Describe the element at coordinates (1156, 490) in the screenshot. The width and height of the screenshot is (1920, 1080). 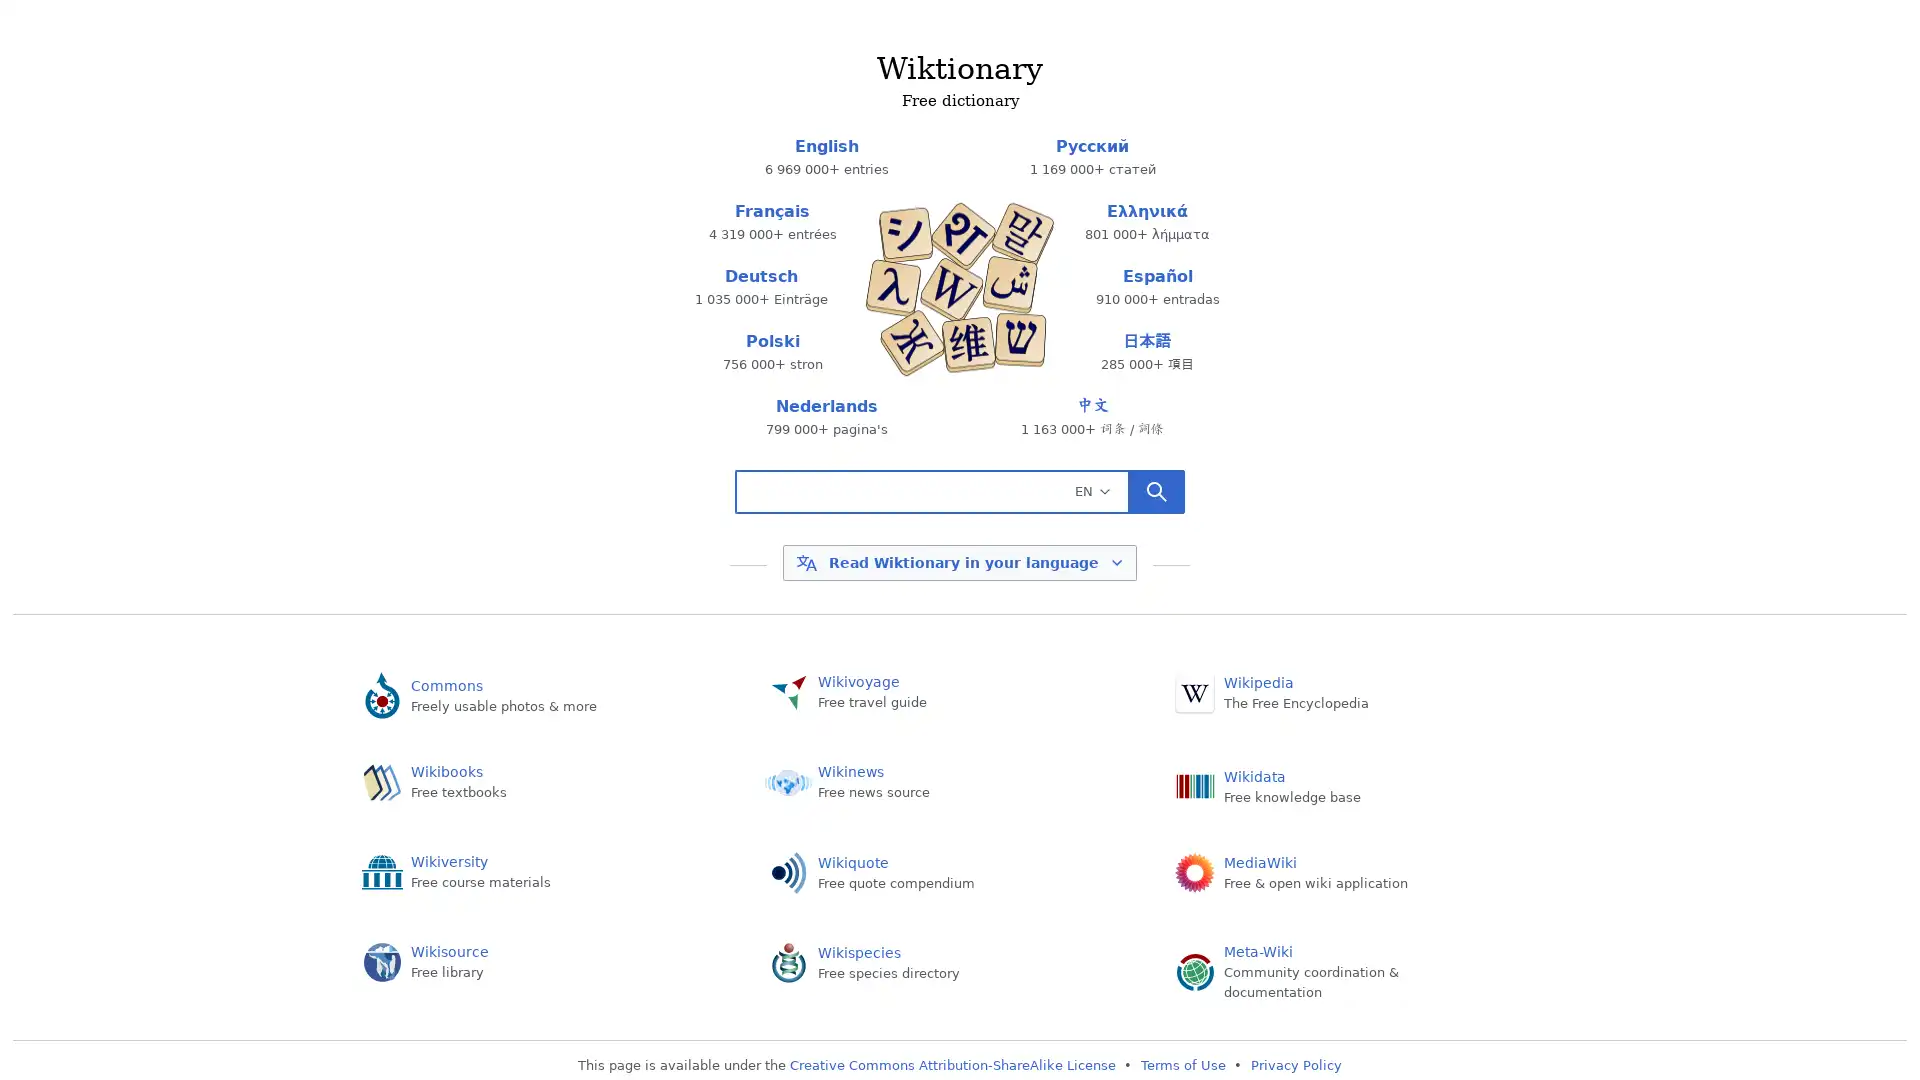
I see `Search` at that location.